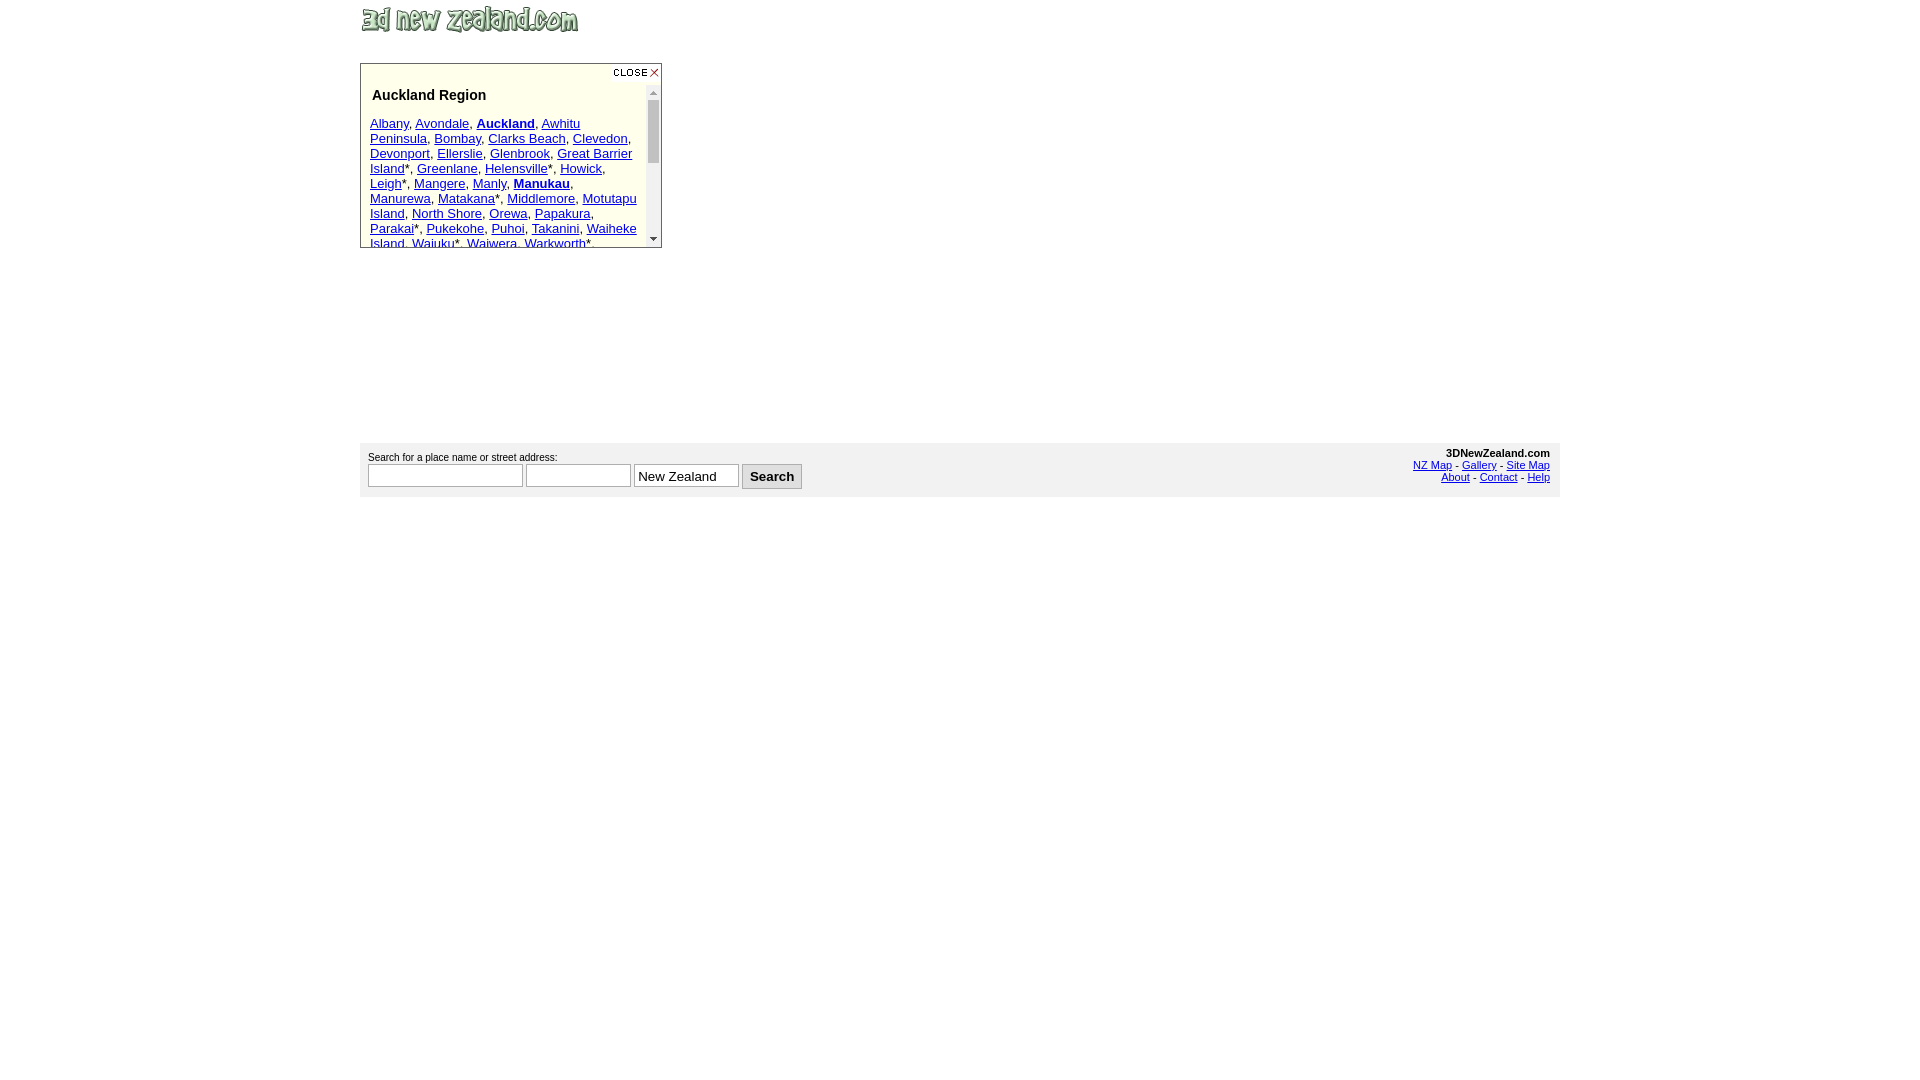 Image resolution: width=1920 pixels, height=1080 pixels. I want to click on 'Waiwera', so click(491, 242).